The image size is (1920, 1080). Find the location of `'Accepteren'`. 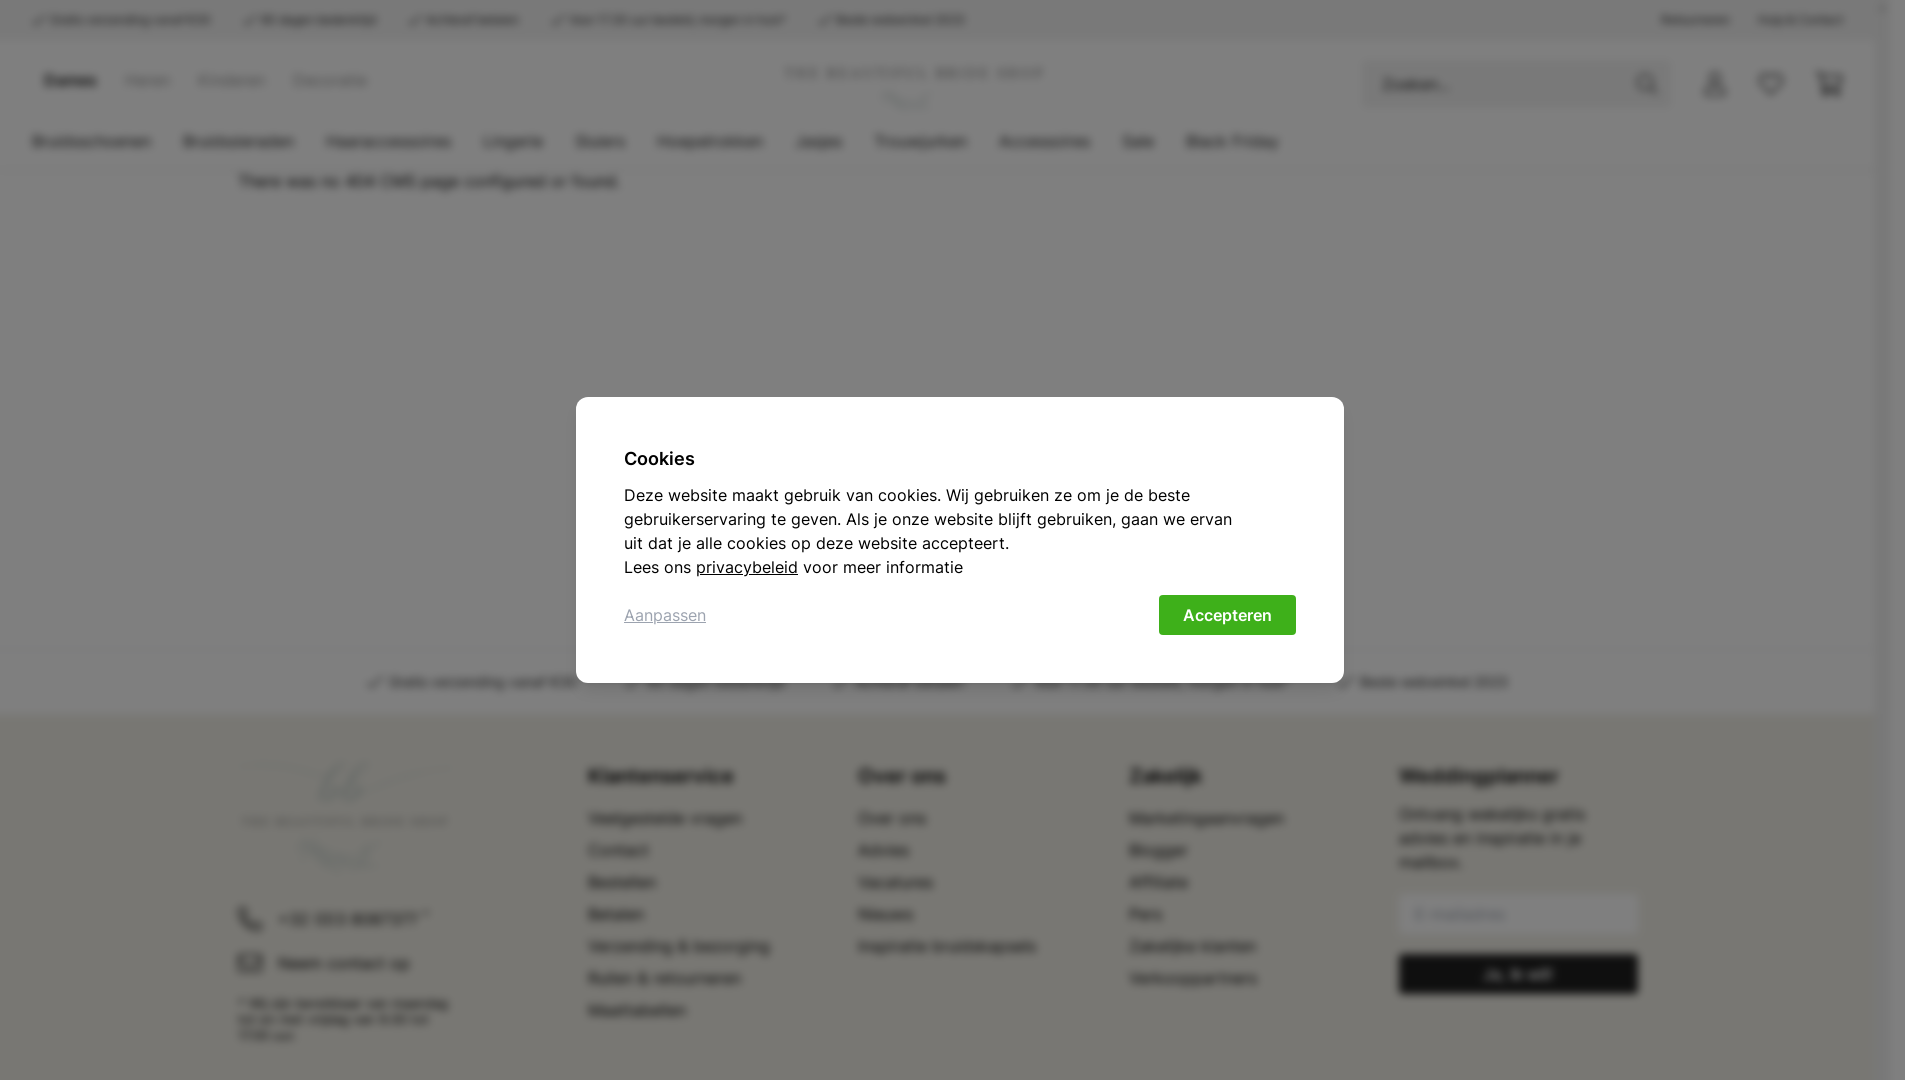

'Accepteren' is located at coordinates (1226, 613).